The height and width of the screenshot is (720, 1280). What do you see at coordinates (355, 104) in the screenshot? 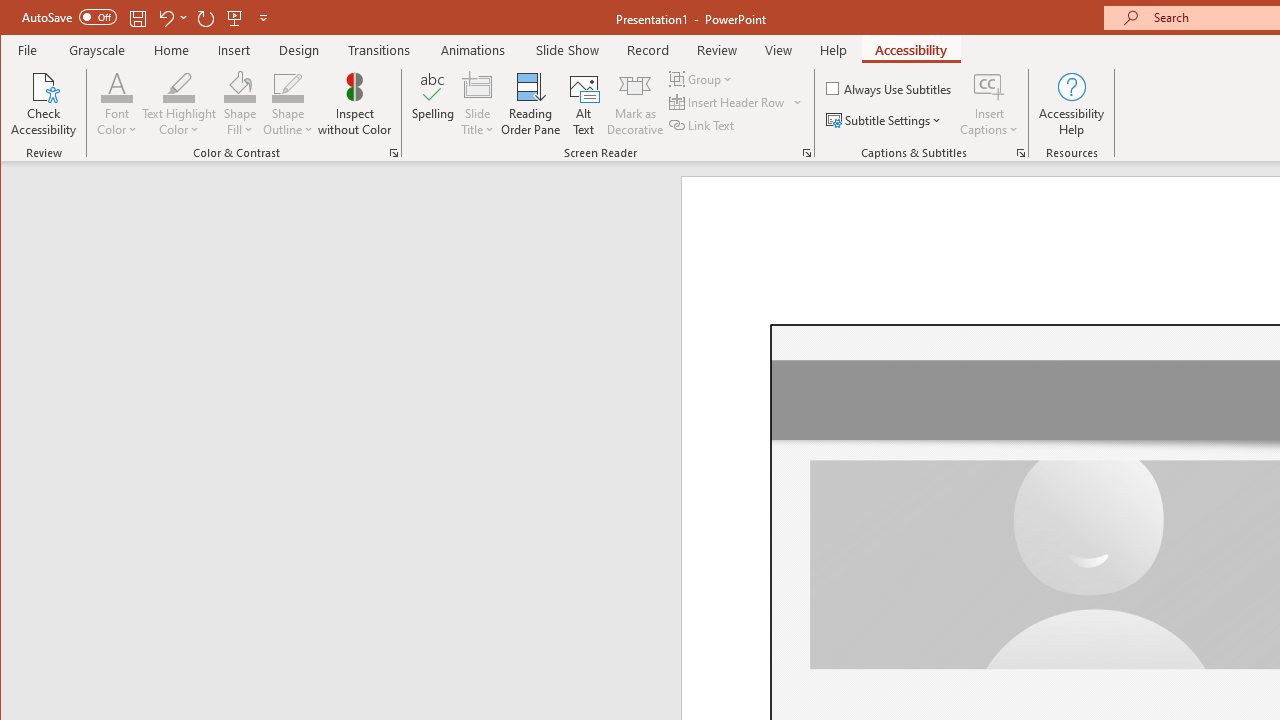
I see `'Inspect without Color'` at bounding box center [355, 104].